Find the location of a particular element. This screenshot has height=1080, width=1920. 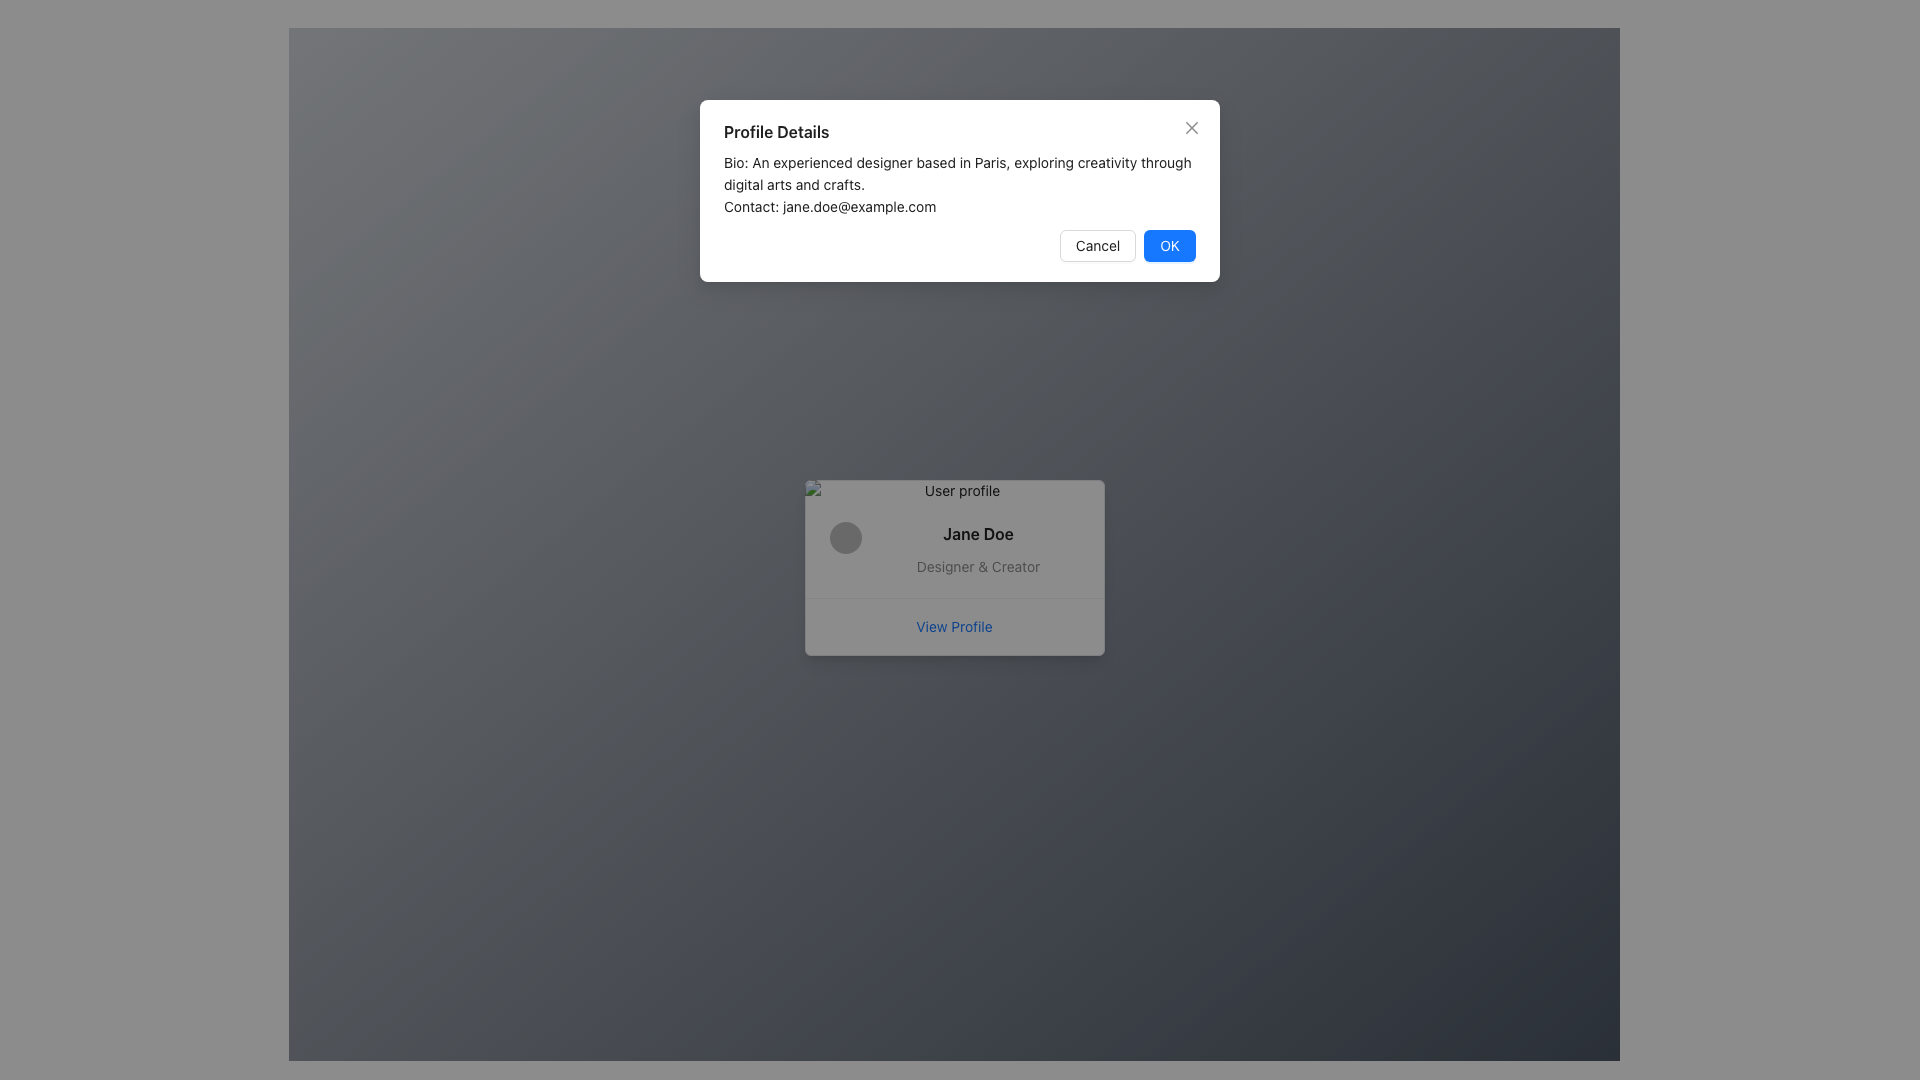

text displayed in the user profile card section titled 'Jane Doe' which includes the subtitle 'Designer & Creator' is located at coordinates (953, 549).